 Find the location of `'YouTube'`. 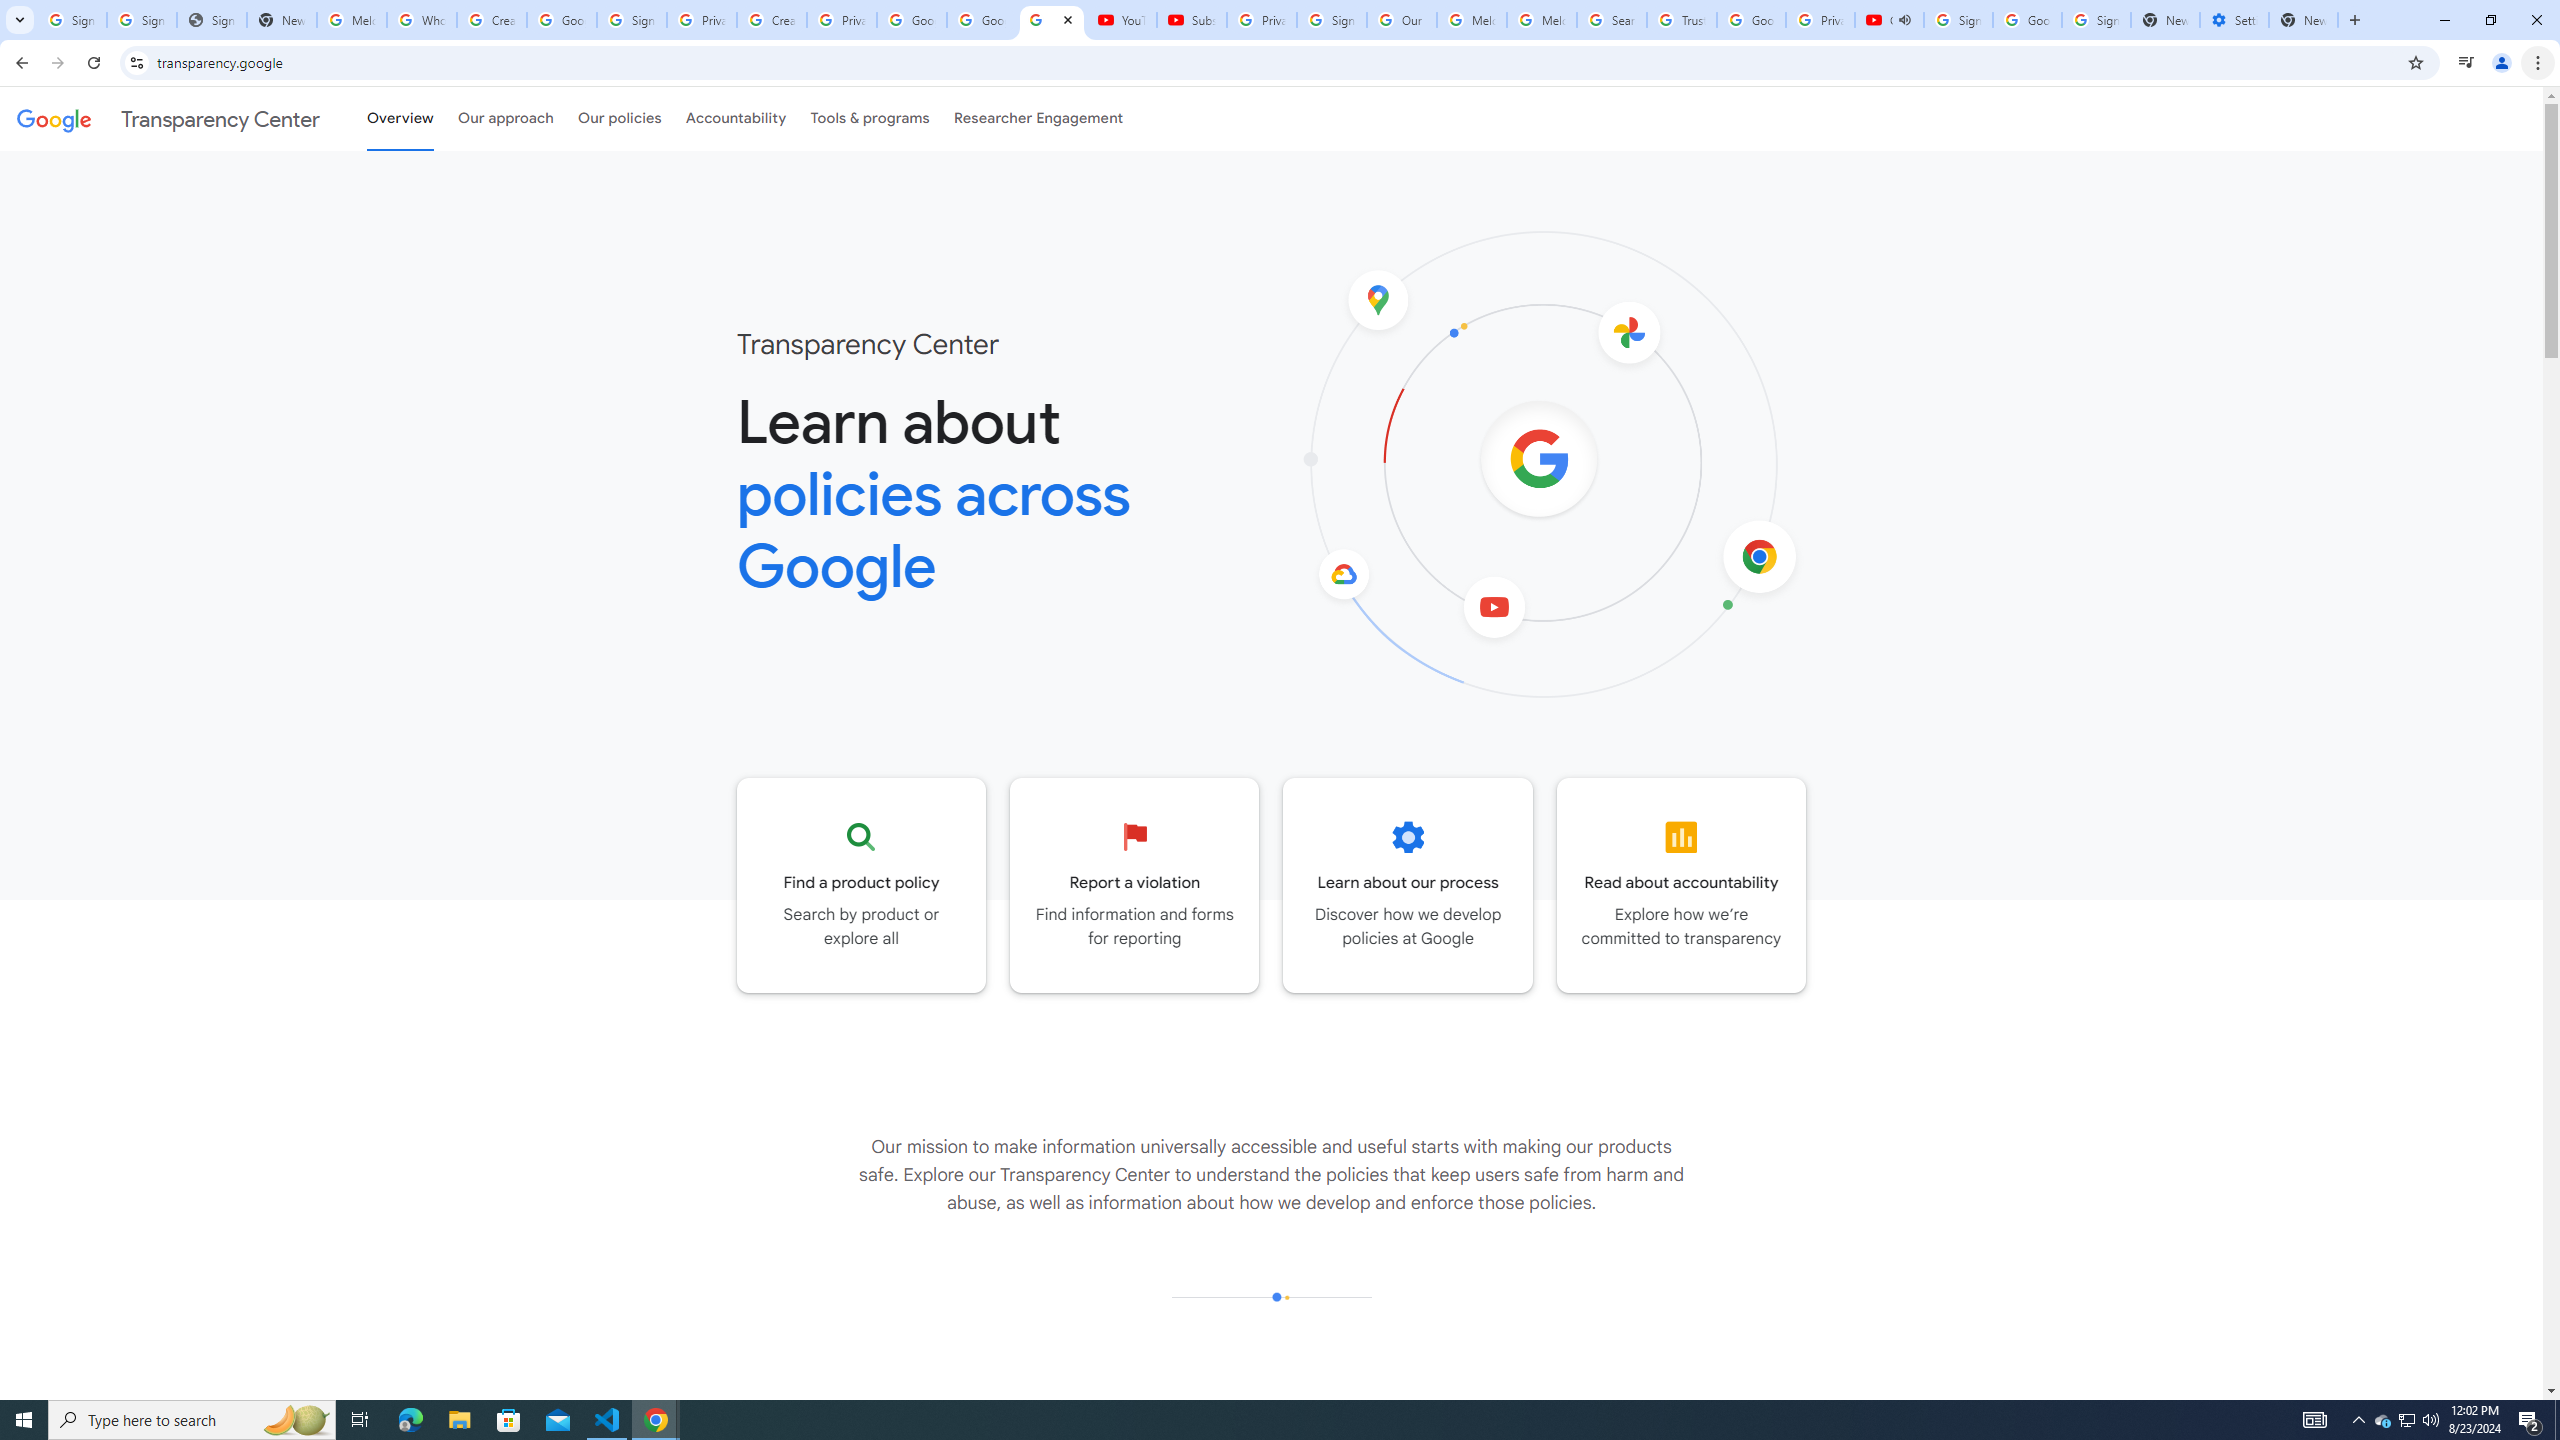

'YouTube' is located at coordinates (1121, 19).